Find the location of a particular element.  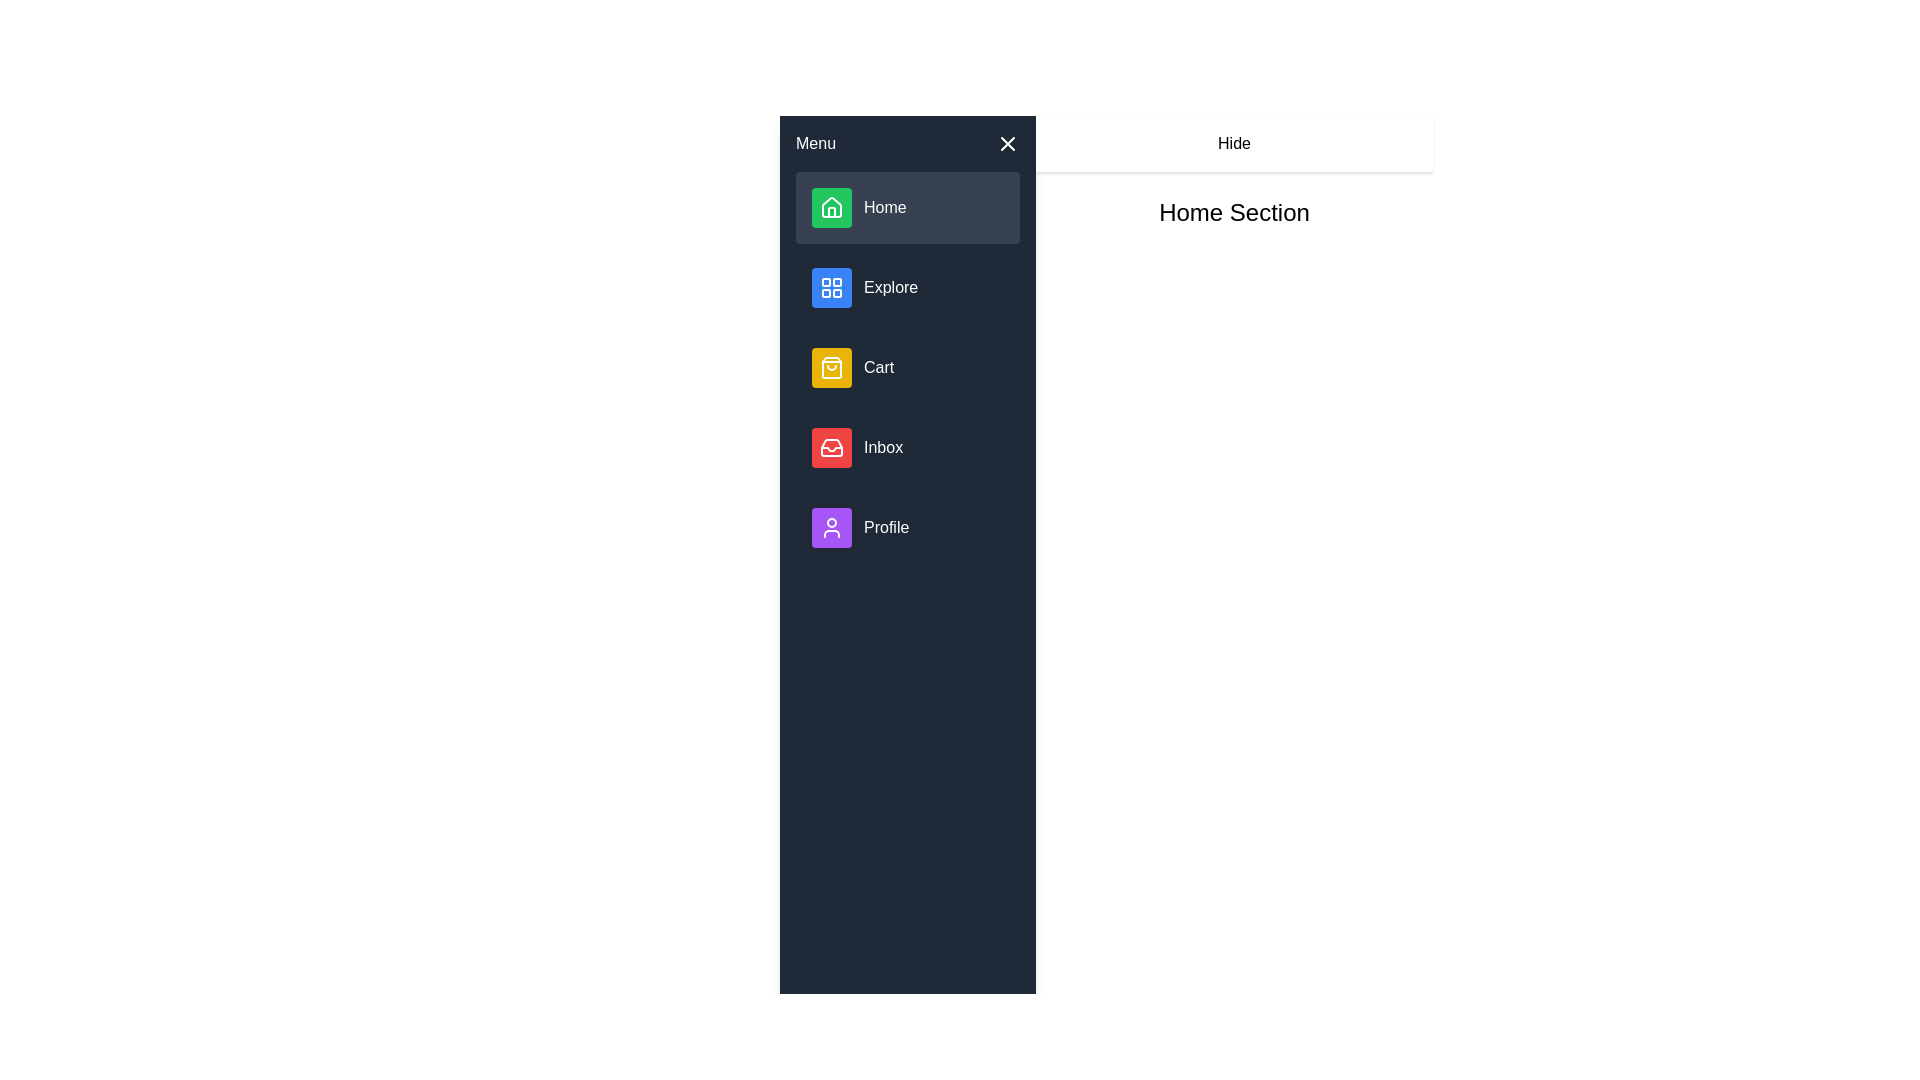

the inbox icon located as the fourth item in the vertical menu on the left side of the interface is located at coordinates (831, 446).